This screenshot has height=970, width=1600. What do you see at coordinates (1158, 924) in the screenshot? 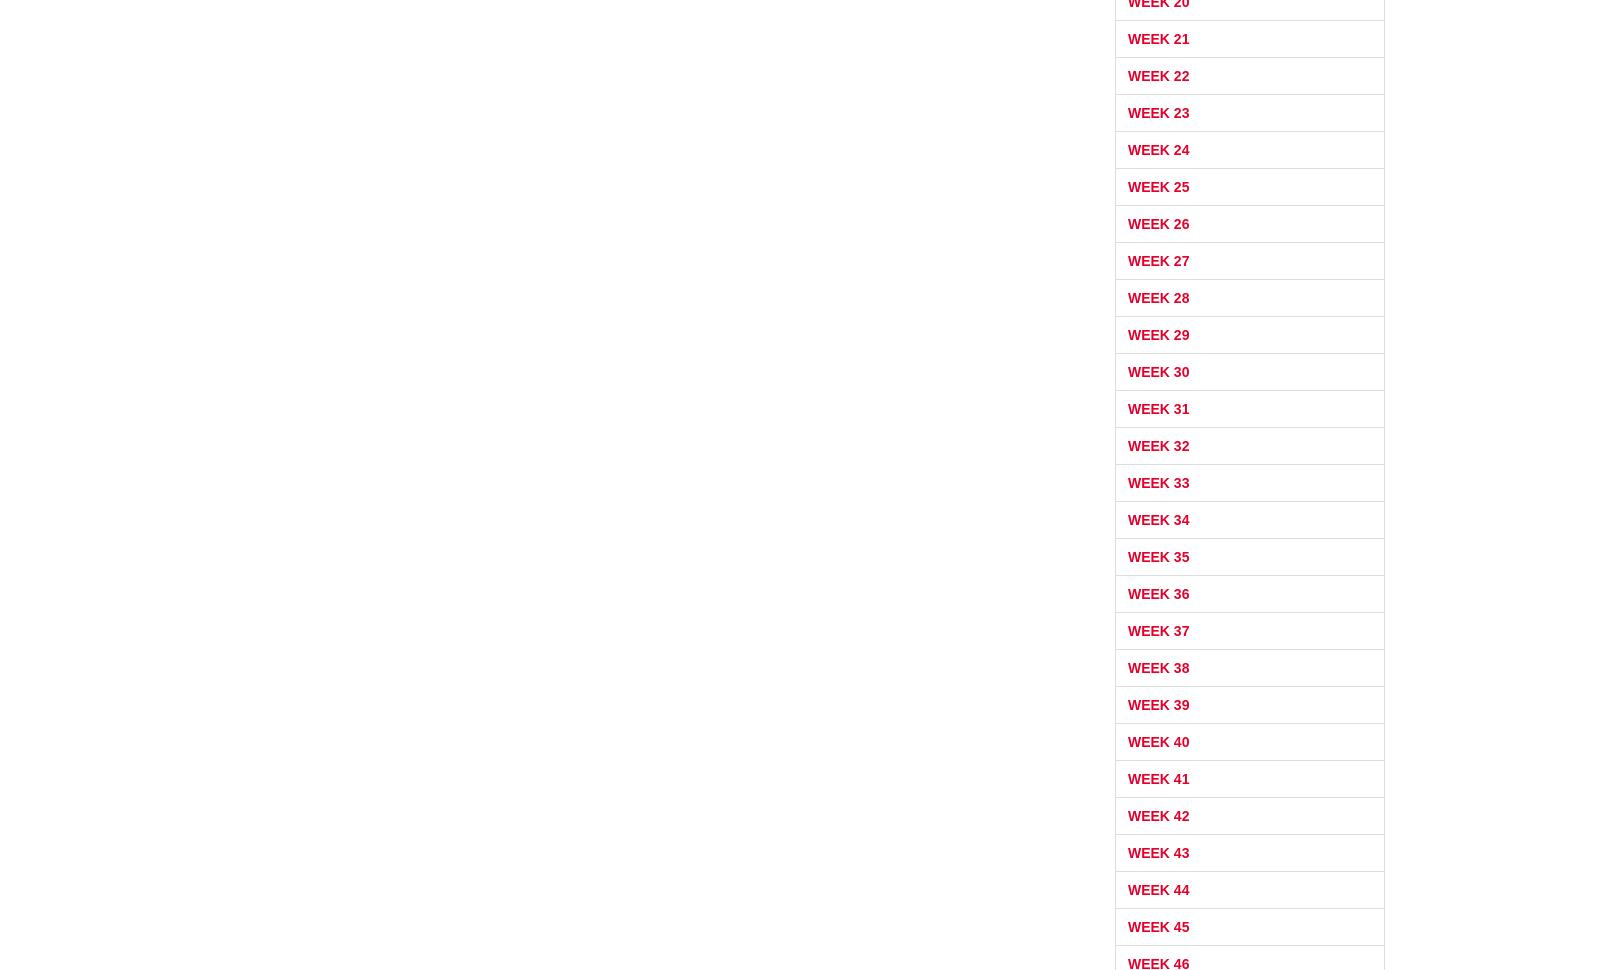
I see `'Week 45'` at bounding box center [1158, 924].